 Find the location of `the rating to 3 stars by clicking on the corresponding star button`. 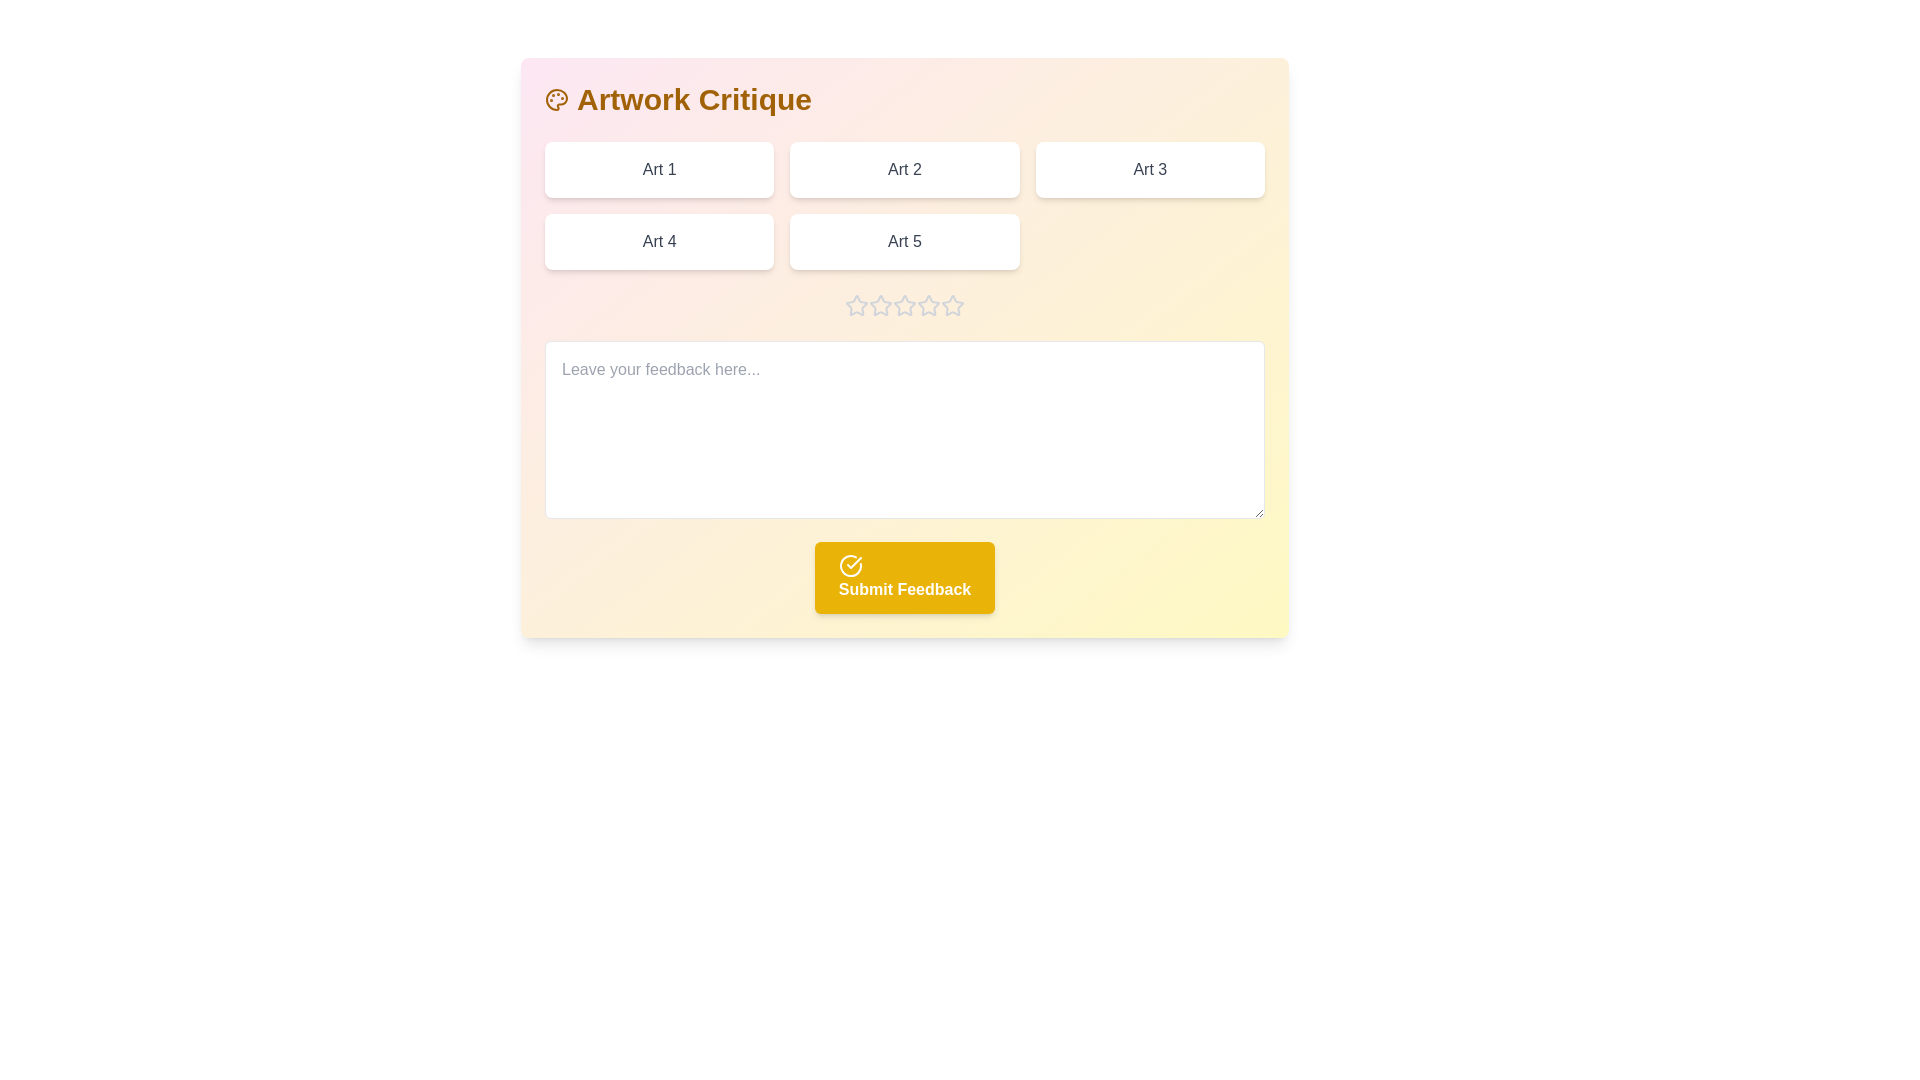

the rating to 3 stars by clicking on the corresponding star button is located at coordinates (904, 305).